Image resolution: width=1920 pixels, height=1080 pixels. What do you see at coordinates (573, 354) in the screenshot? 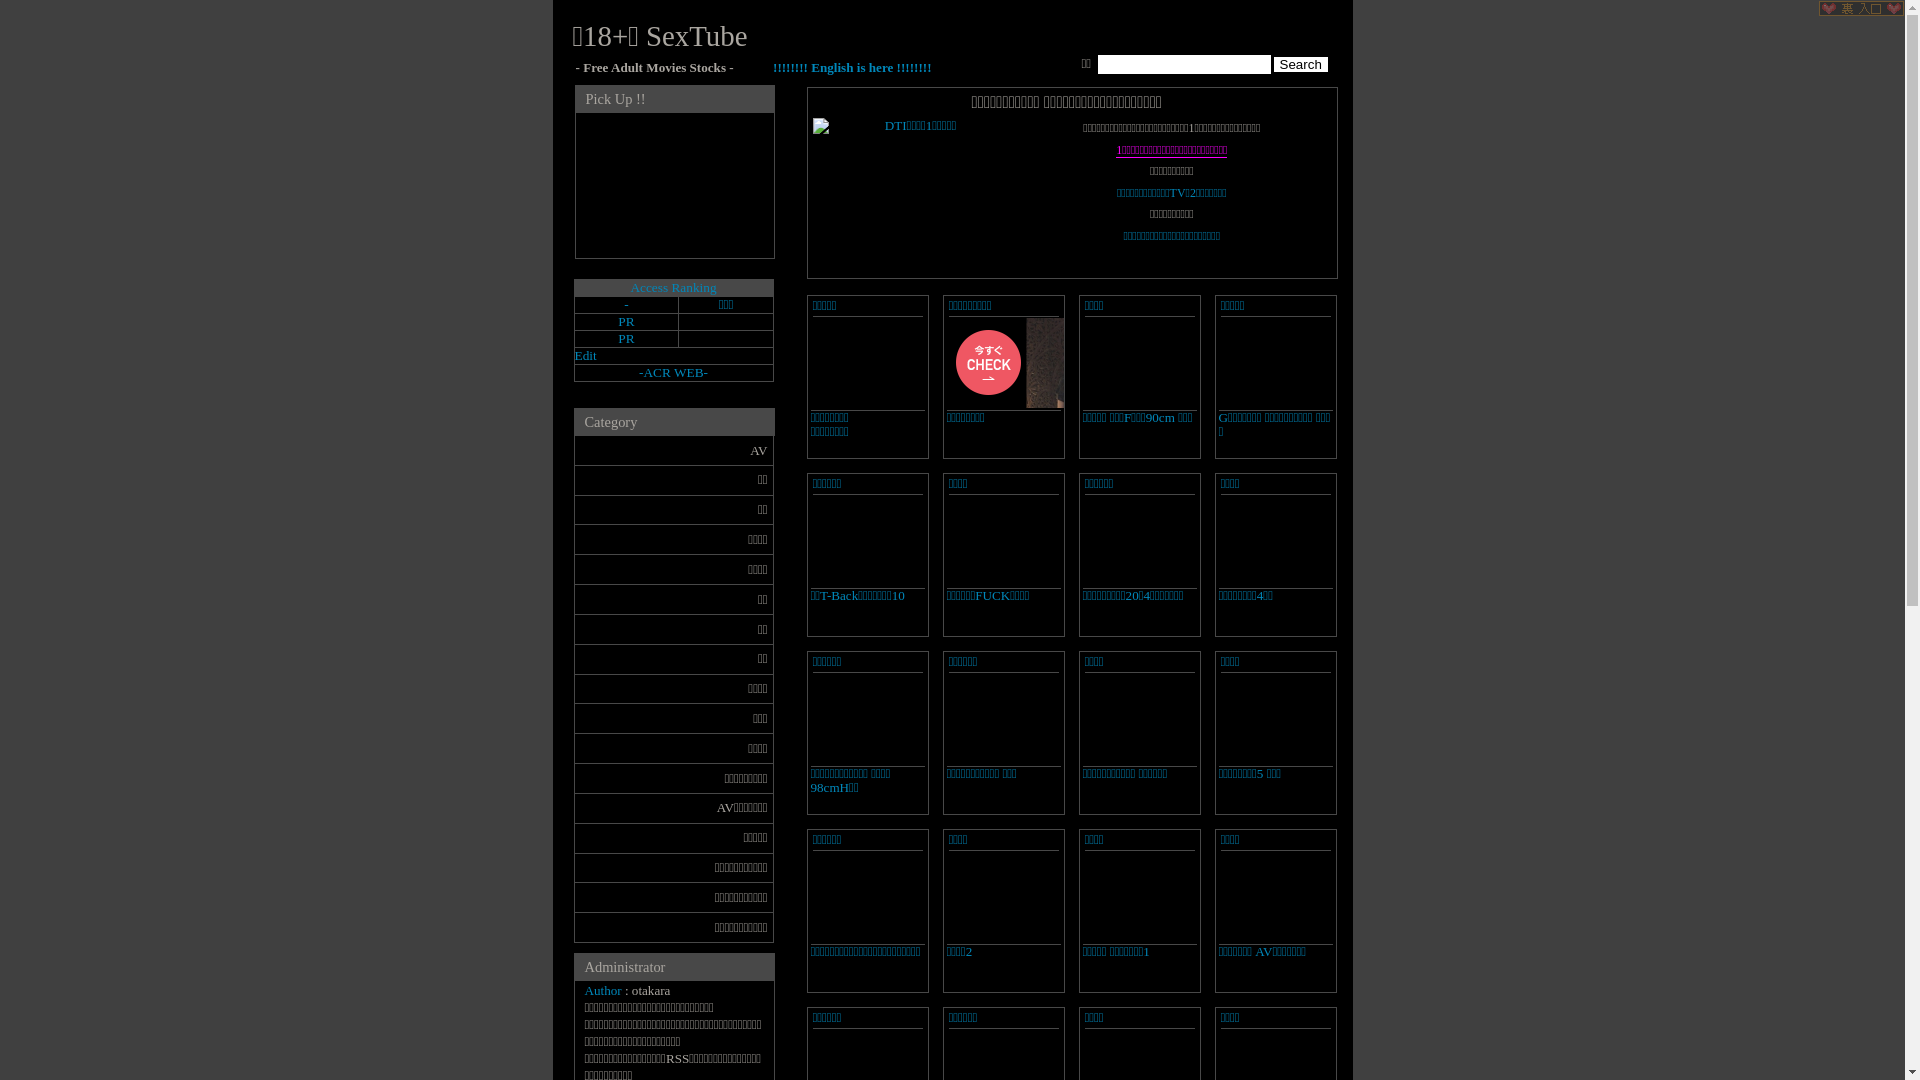
I see `'Edit'` at bounding box center [573, 354].